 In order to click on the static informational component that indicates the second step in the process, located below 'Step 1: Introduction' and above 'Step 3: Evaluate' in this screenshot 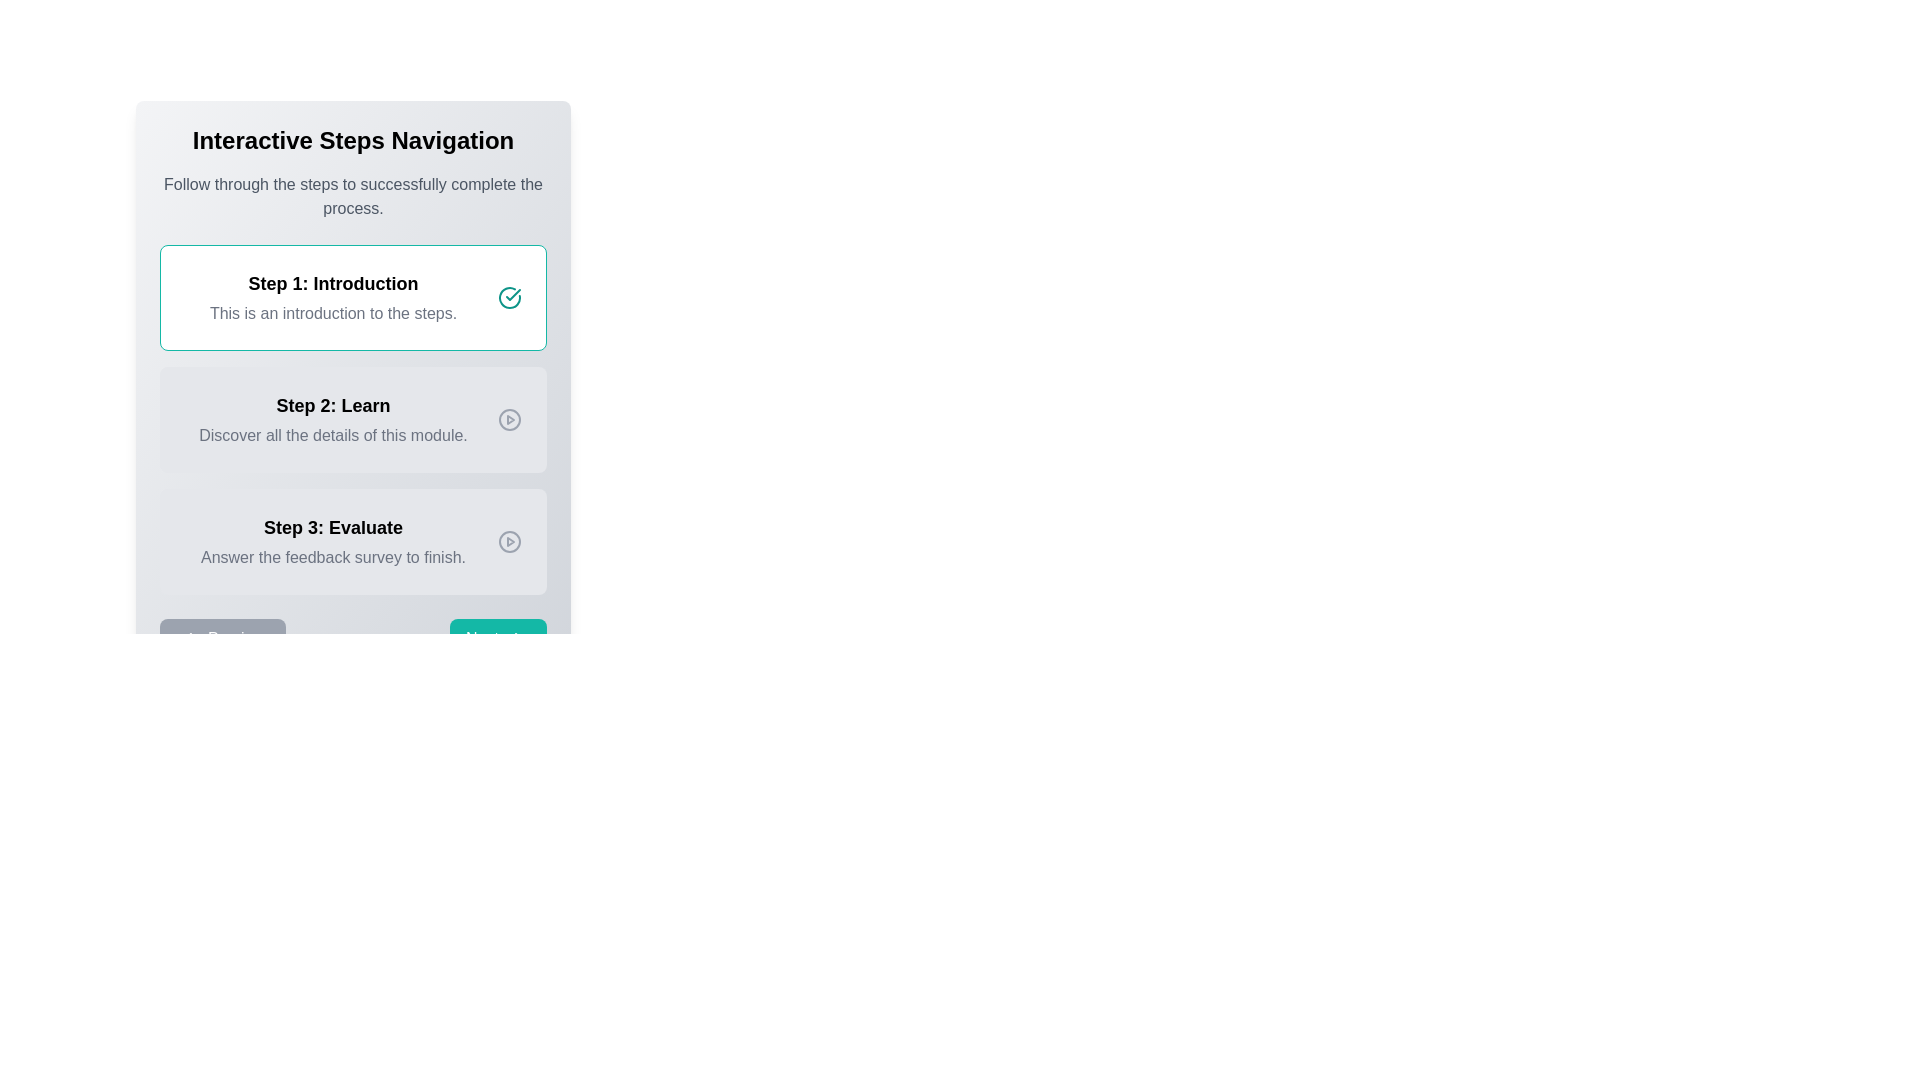, I will do `click(353, 419)`.